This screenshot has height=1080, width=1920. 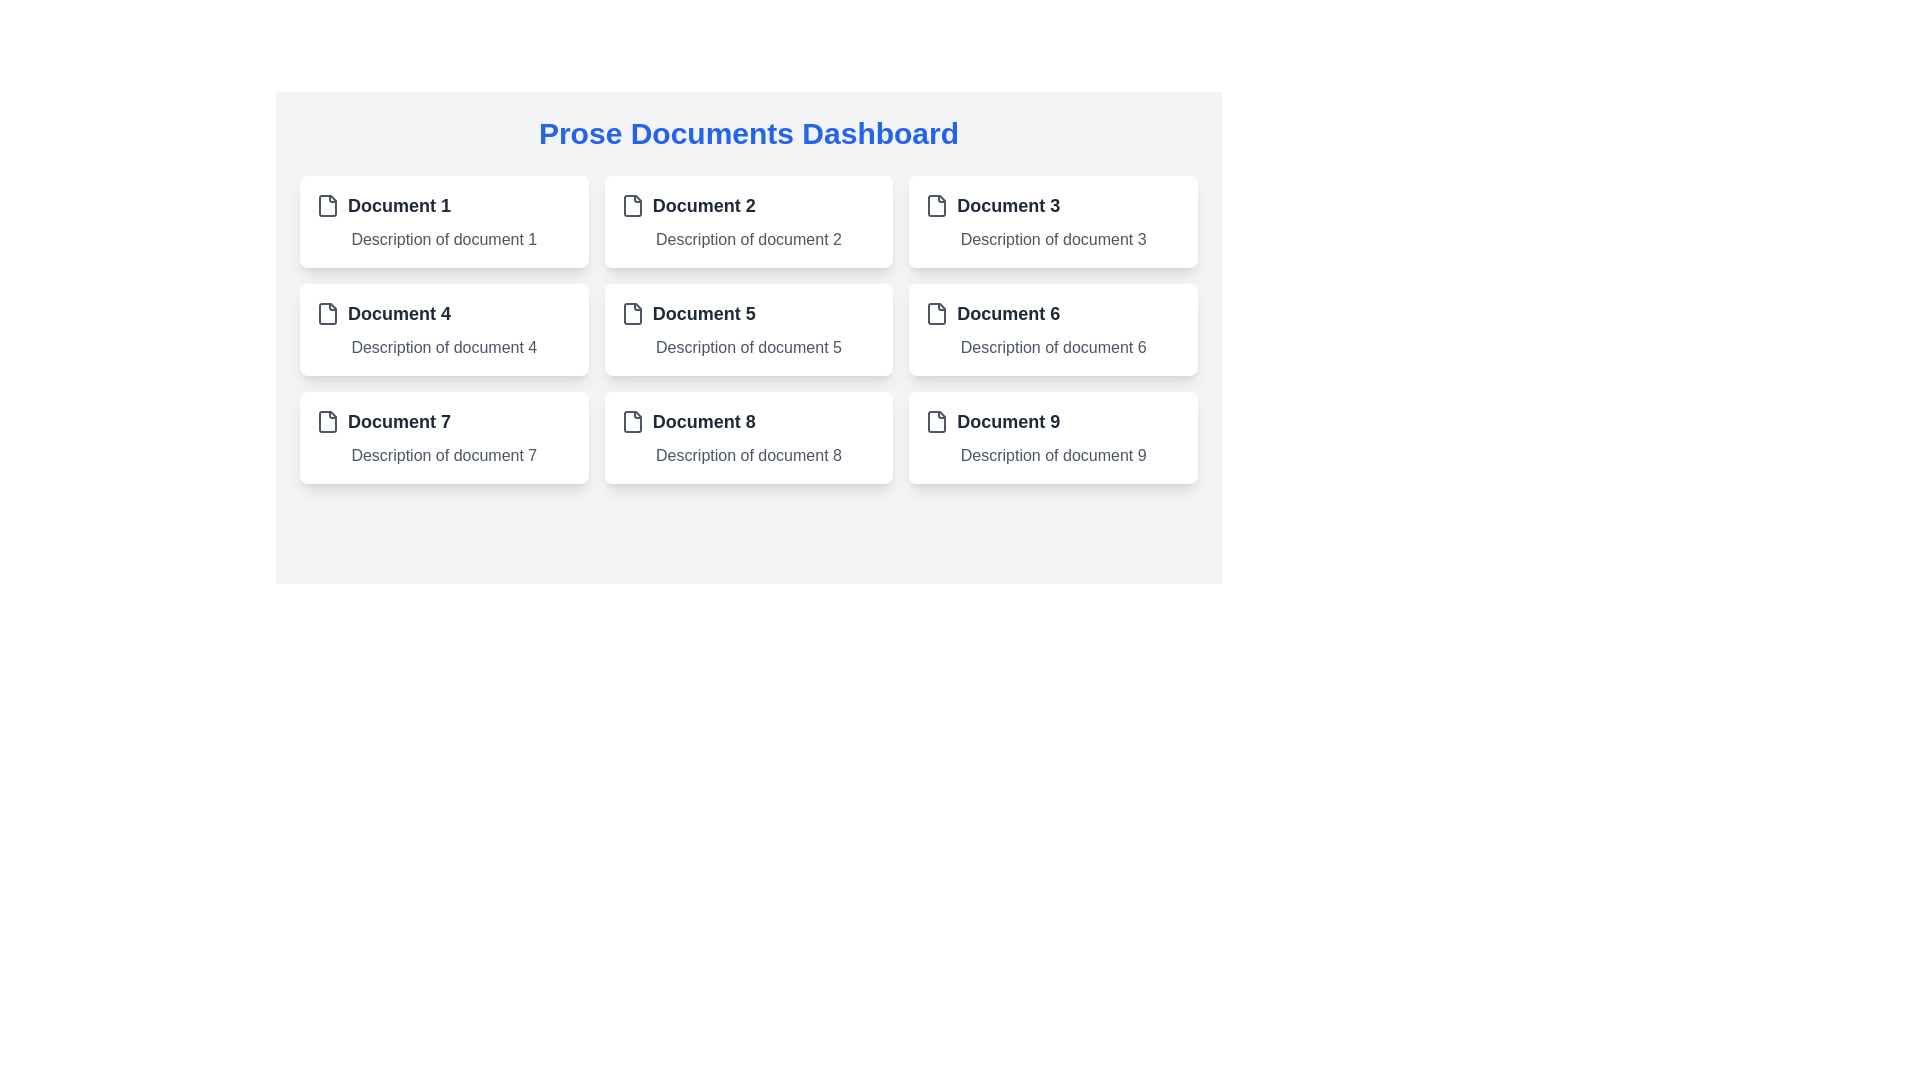 I want to click on title 'Document 4' from the text label, which is bold and dark gray, positioned within the card for the fourth document in the grid layout, so click(x=399, y=313).